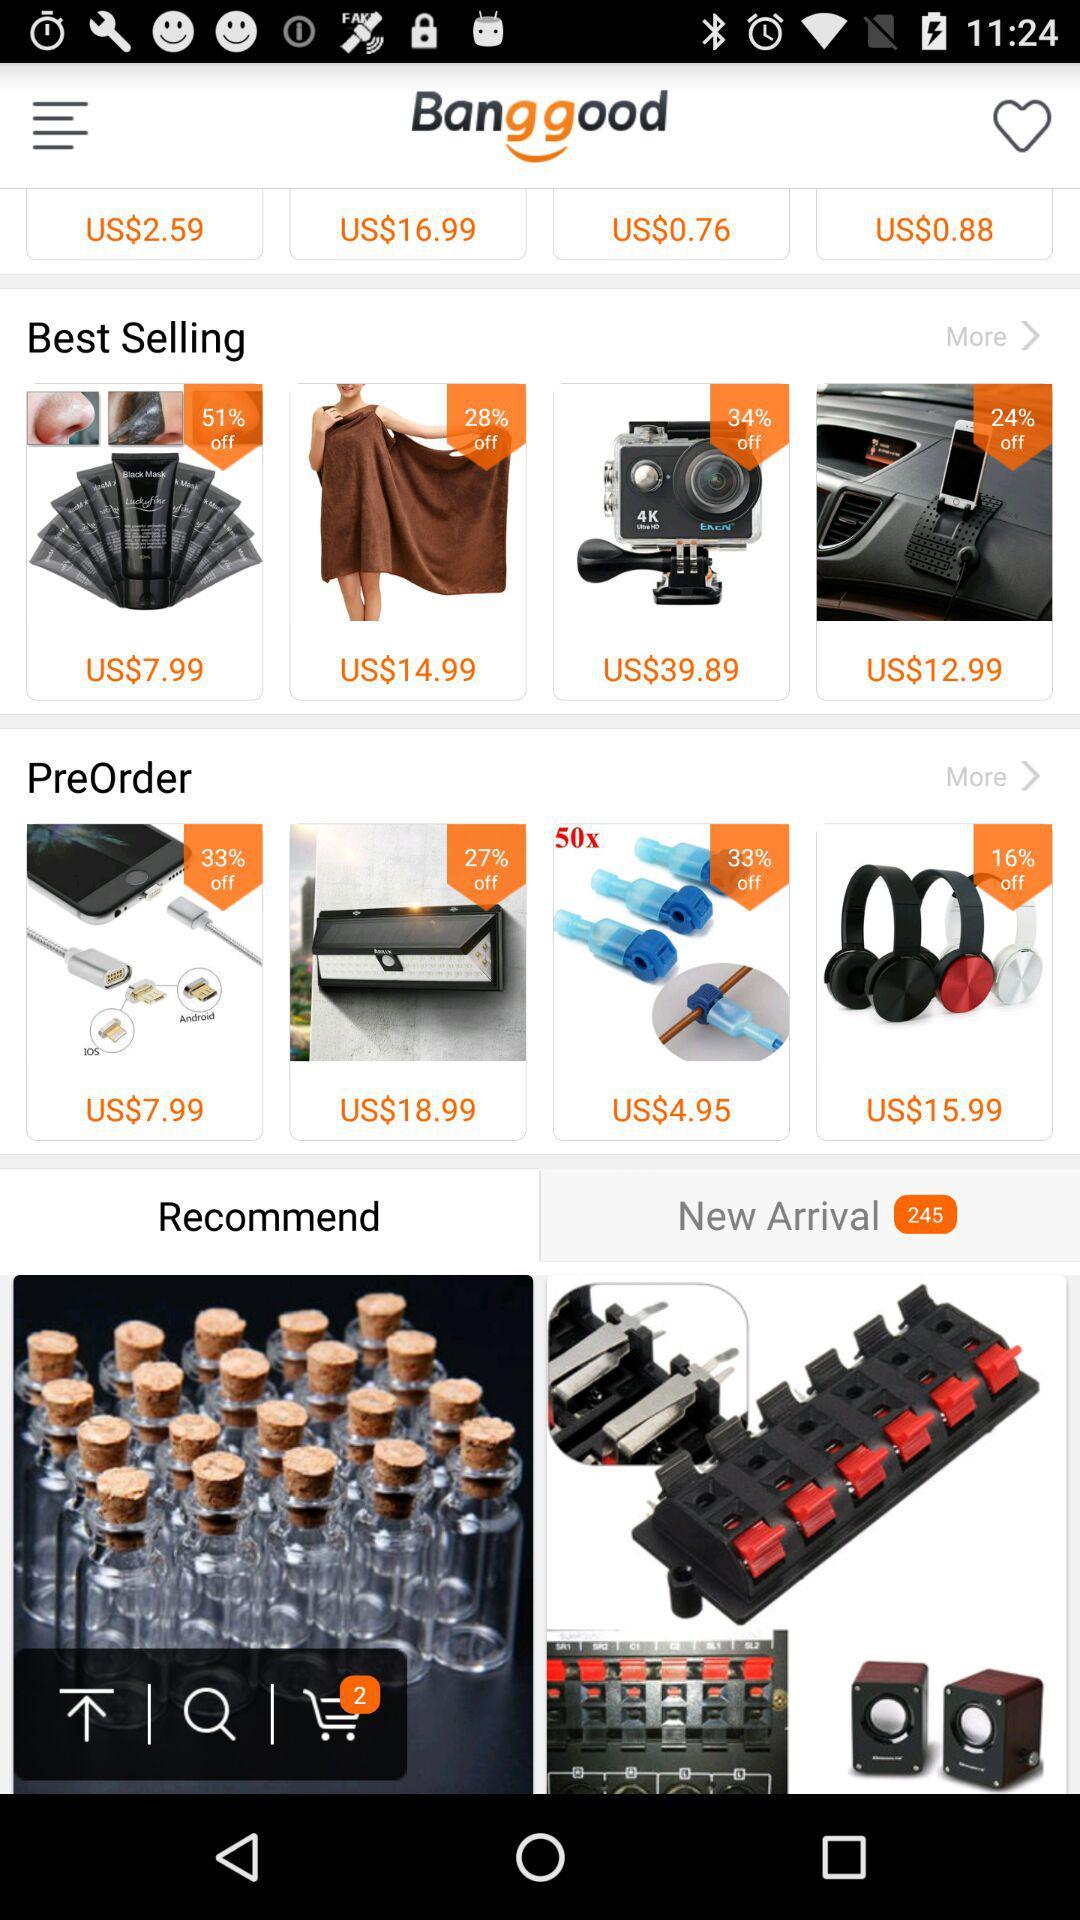 This screenshot has width=1080, height=1920. I want to click on switch to homepage, so click(538, 124).